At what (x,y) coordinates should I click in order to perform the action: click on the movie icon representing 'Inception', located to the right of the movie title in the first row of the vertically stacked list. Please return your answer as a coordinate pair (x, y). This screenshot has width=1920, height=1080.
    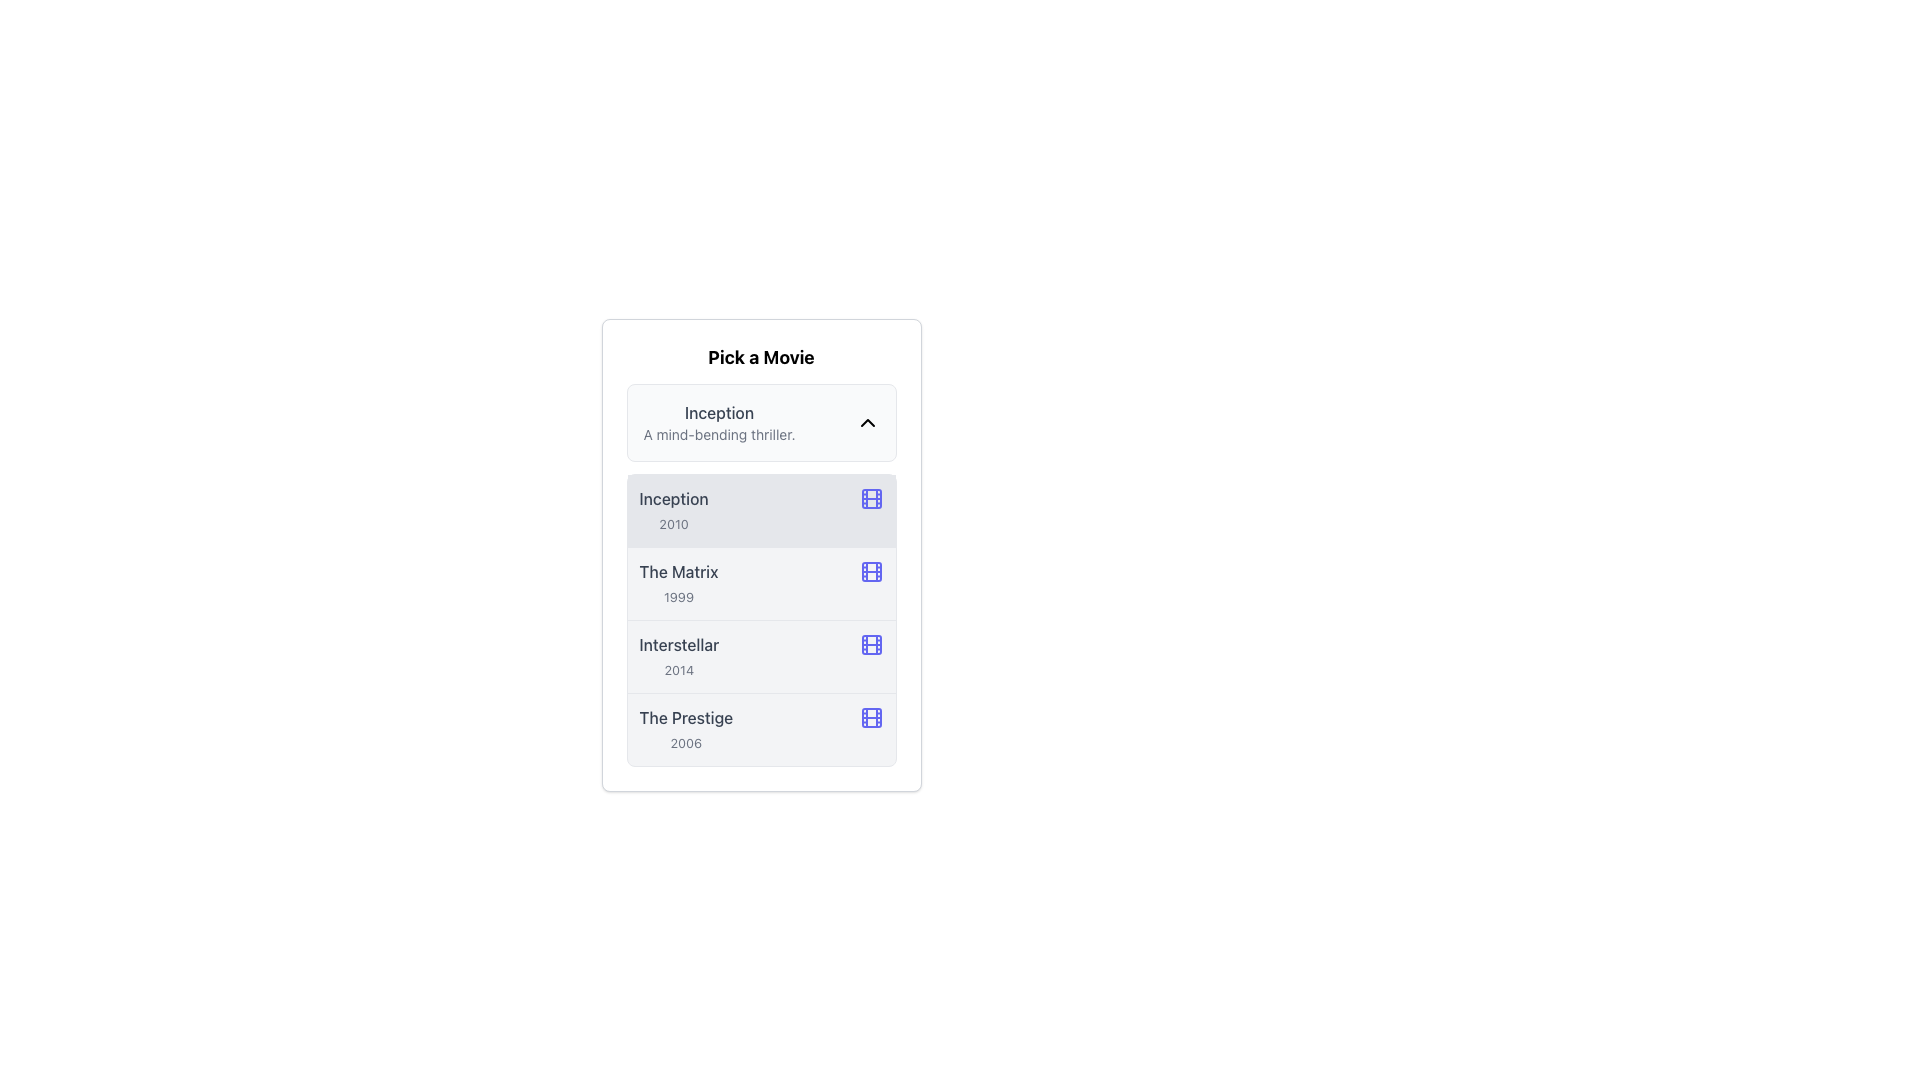
    Looking at the image, I should click on (871, 497).